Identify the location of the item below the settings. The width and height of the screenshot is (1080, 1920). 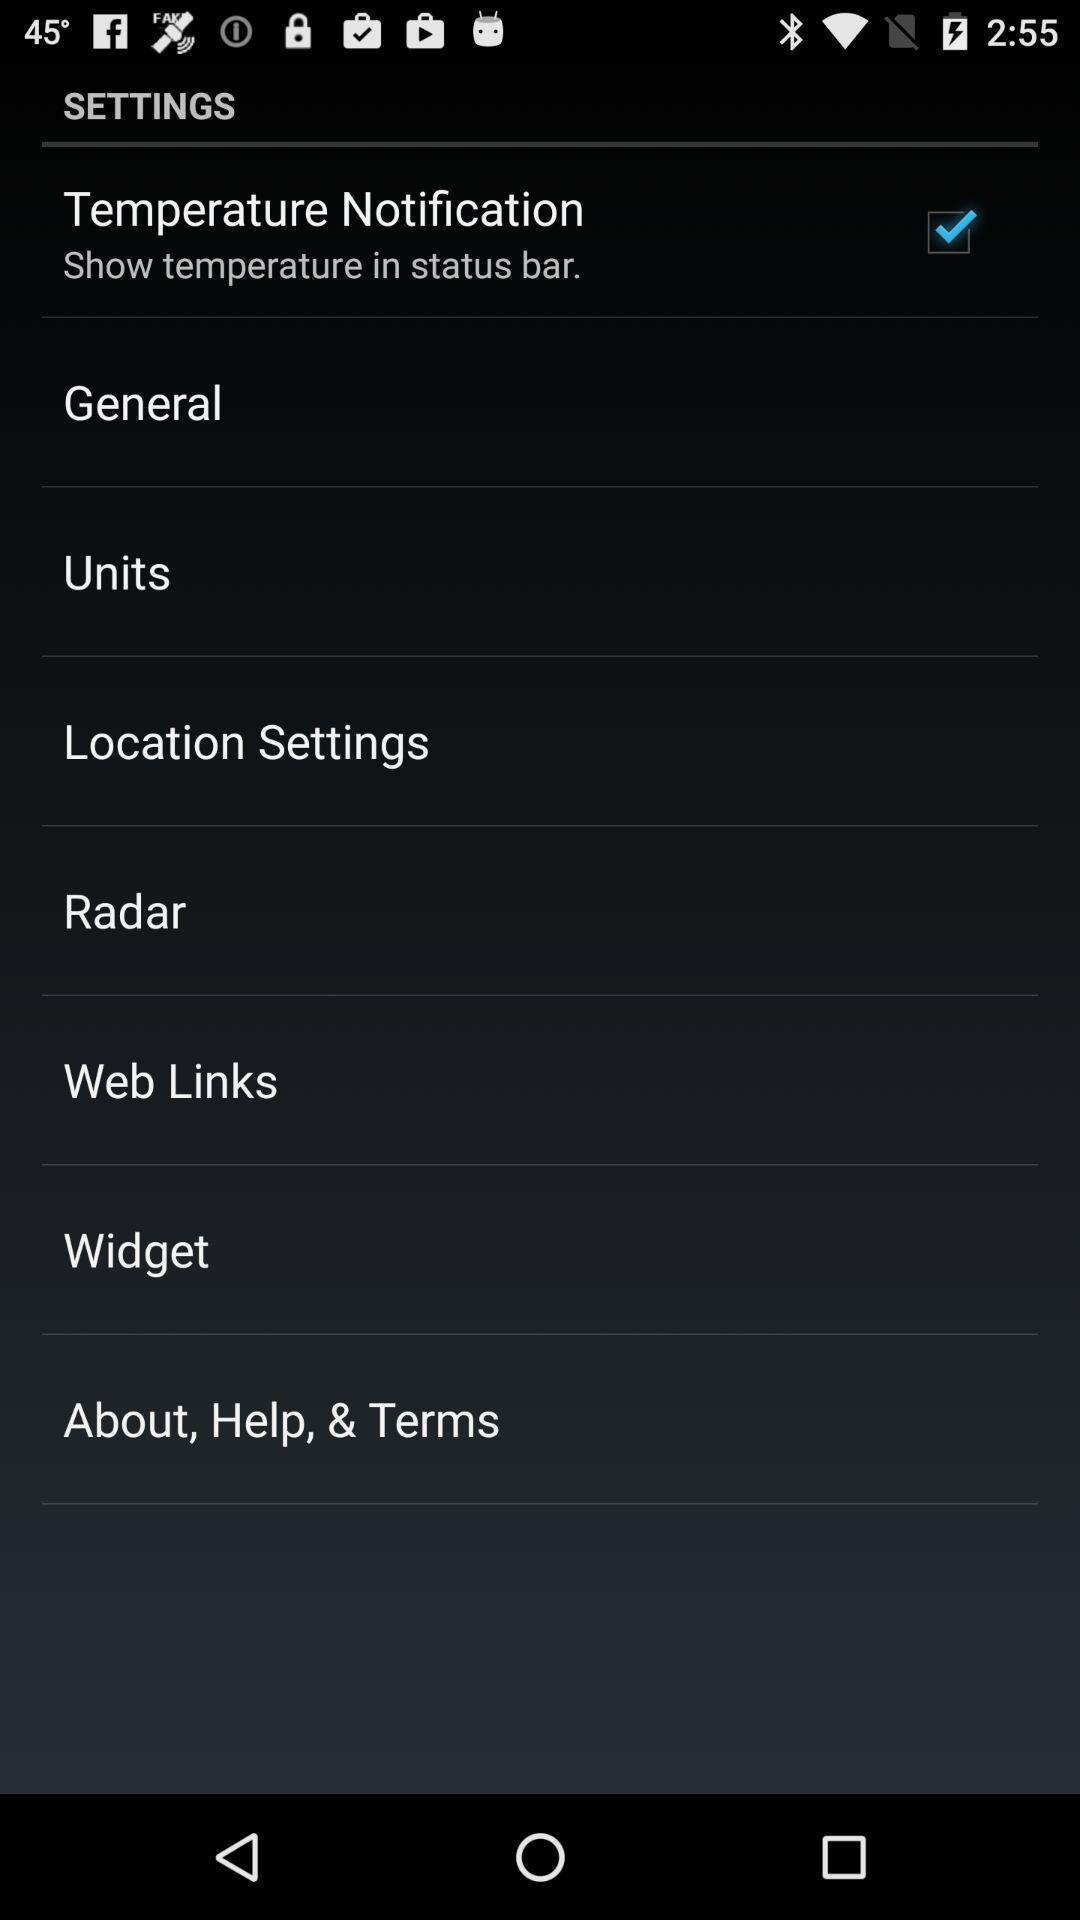
(947, 232).